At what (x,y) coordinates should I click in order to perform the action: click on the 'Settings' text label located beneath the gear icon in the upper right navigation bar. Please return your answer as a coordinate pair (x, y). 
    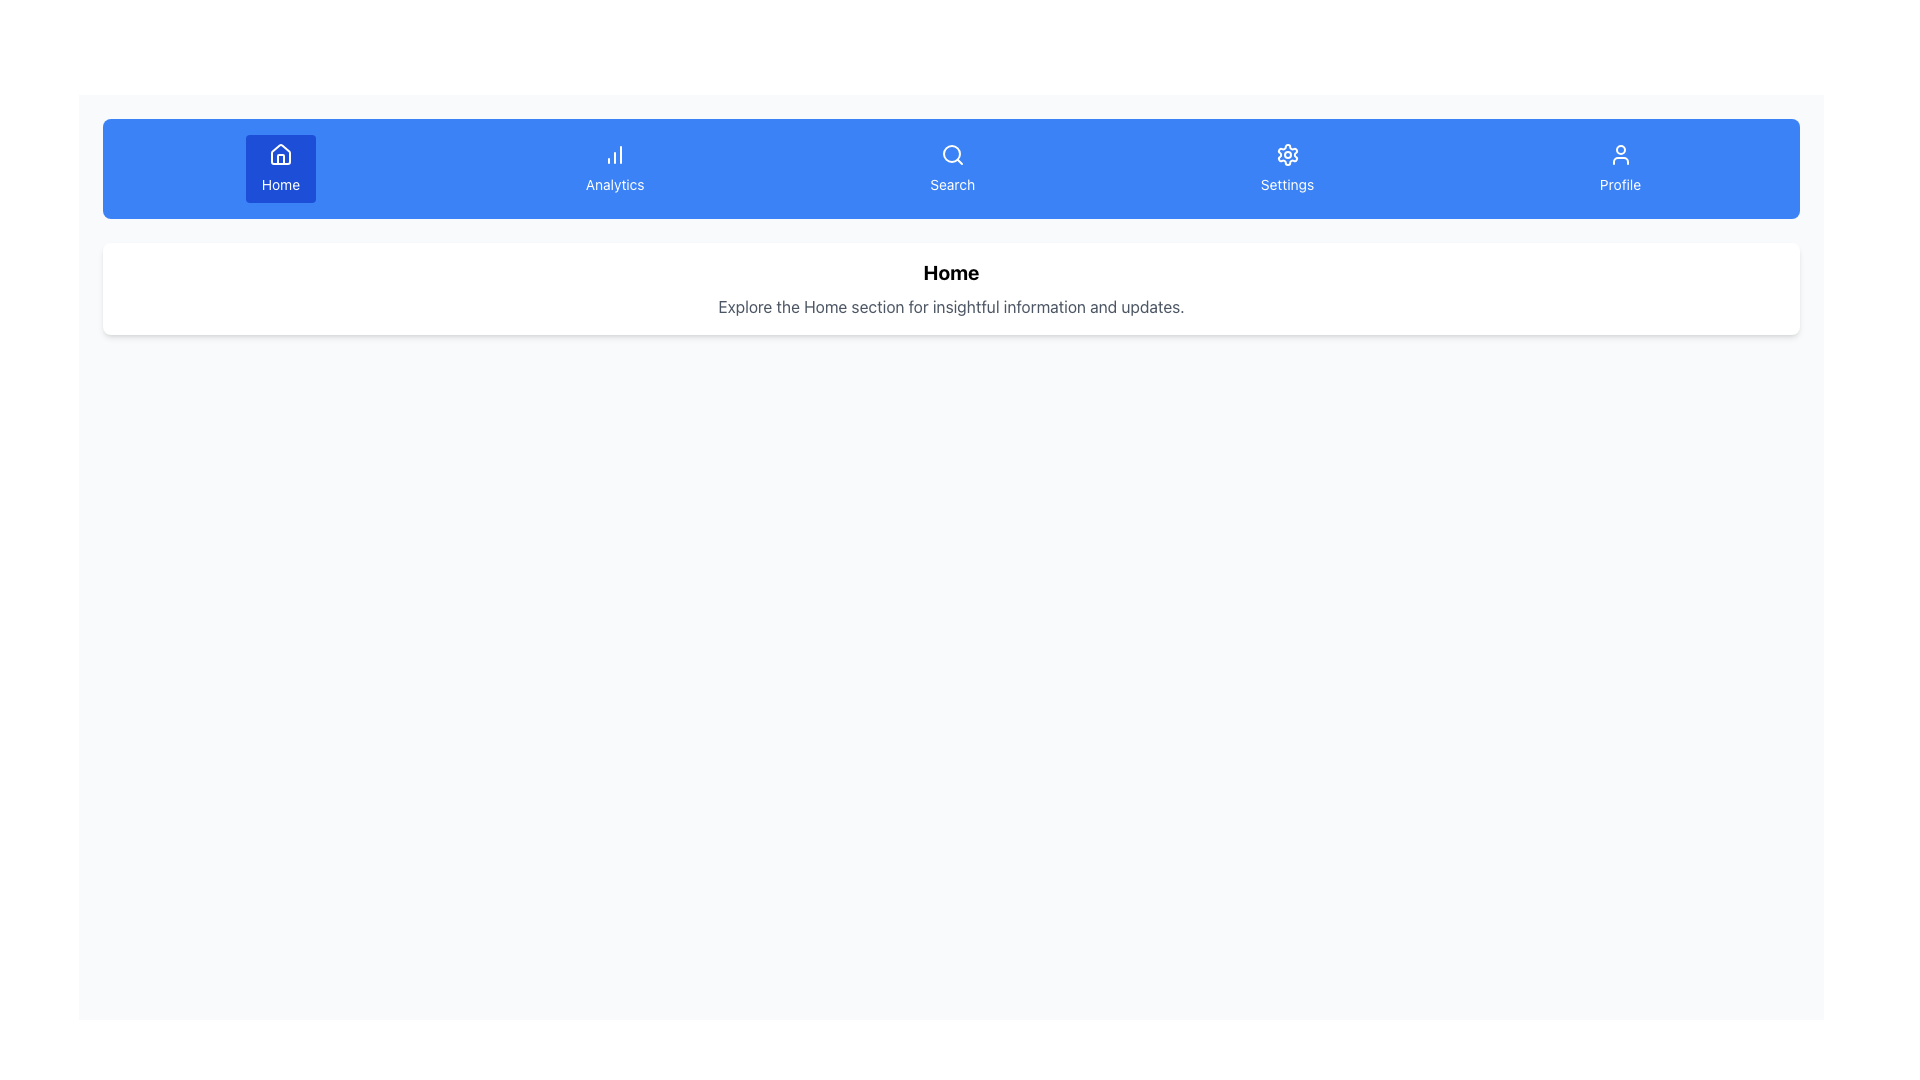
    Looking at the image, I should click on (1287, 185).